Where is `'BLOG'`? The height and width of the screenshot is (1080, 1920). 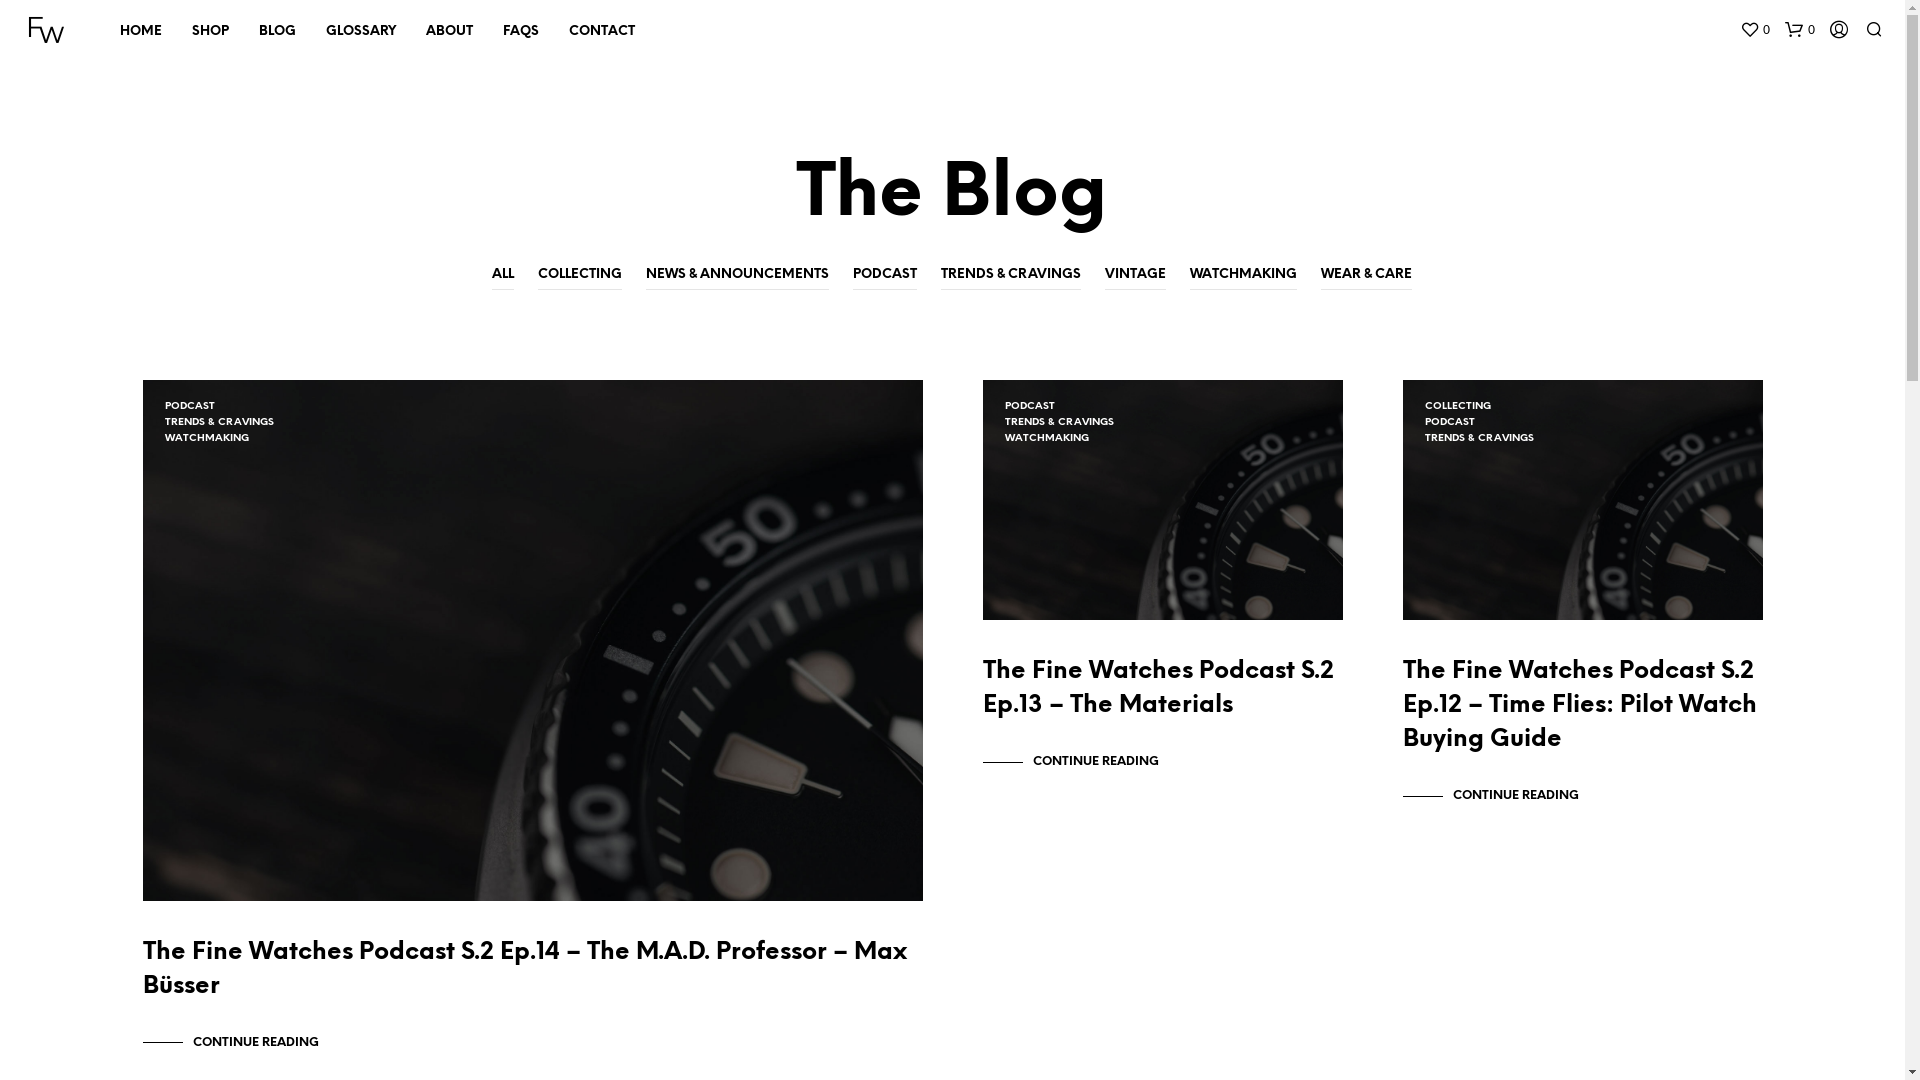
'BLOG' is located at coordinates (276, 31).